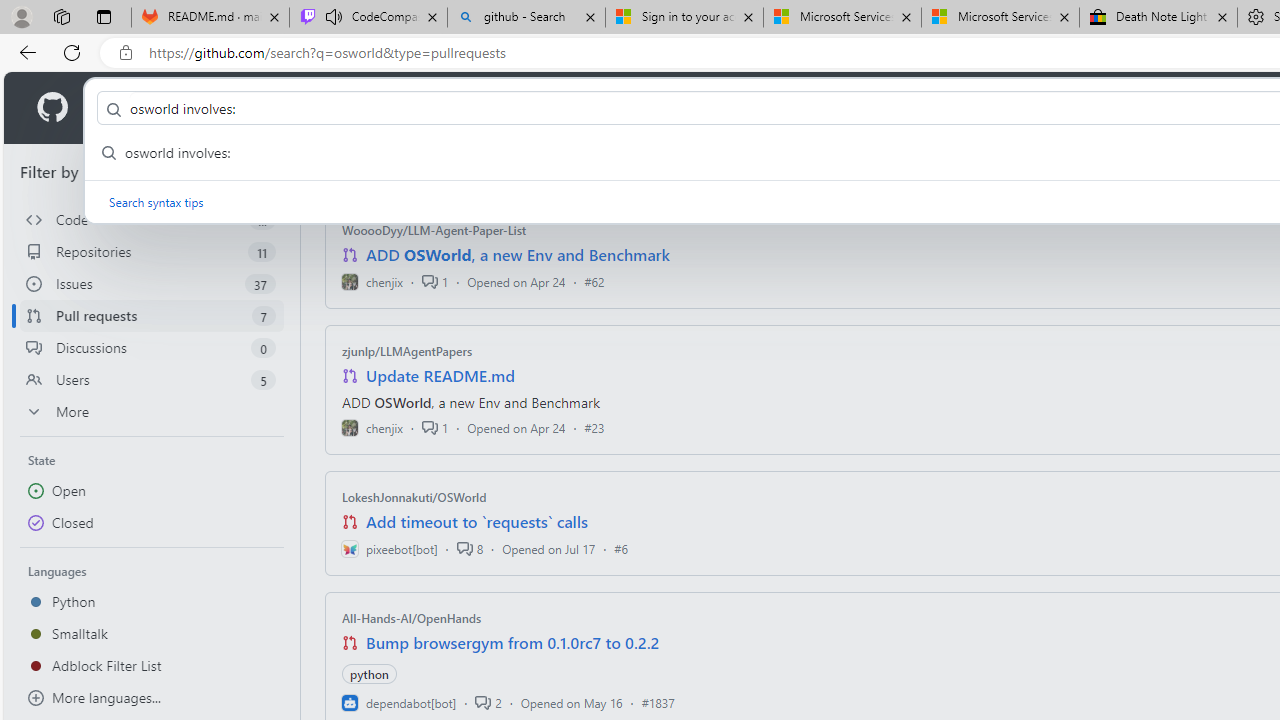 The image size is (1280, 720). I want to click on 'WooooDyy/LLM-Agent-Paper-List', so click(433, 229).